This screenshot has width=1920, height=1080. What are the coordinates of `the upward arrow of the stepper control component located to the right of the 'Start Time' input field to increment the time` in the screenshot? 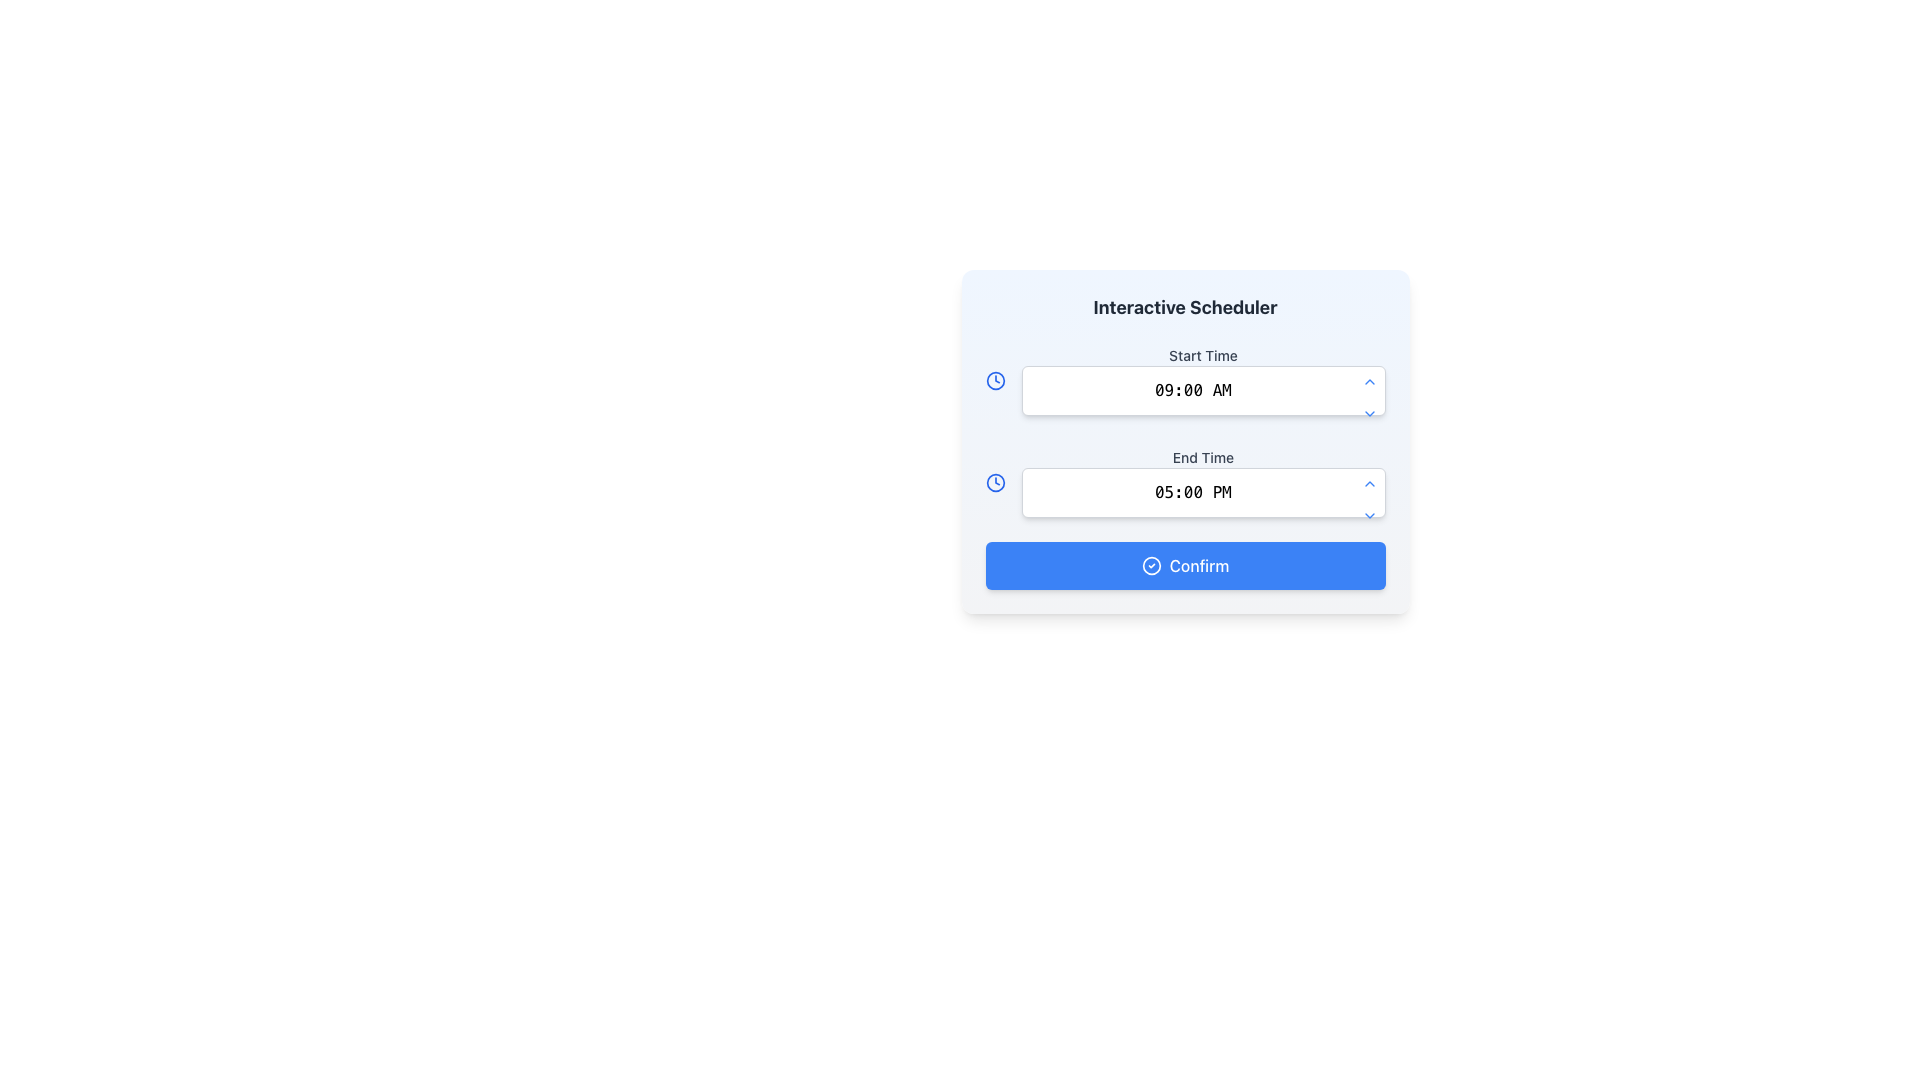 It's located at (1368, 397).